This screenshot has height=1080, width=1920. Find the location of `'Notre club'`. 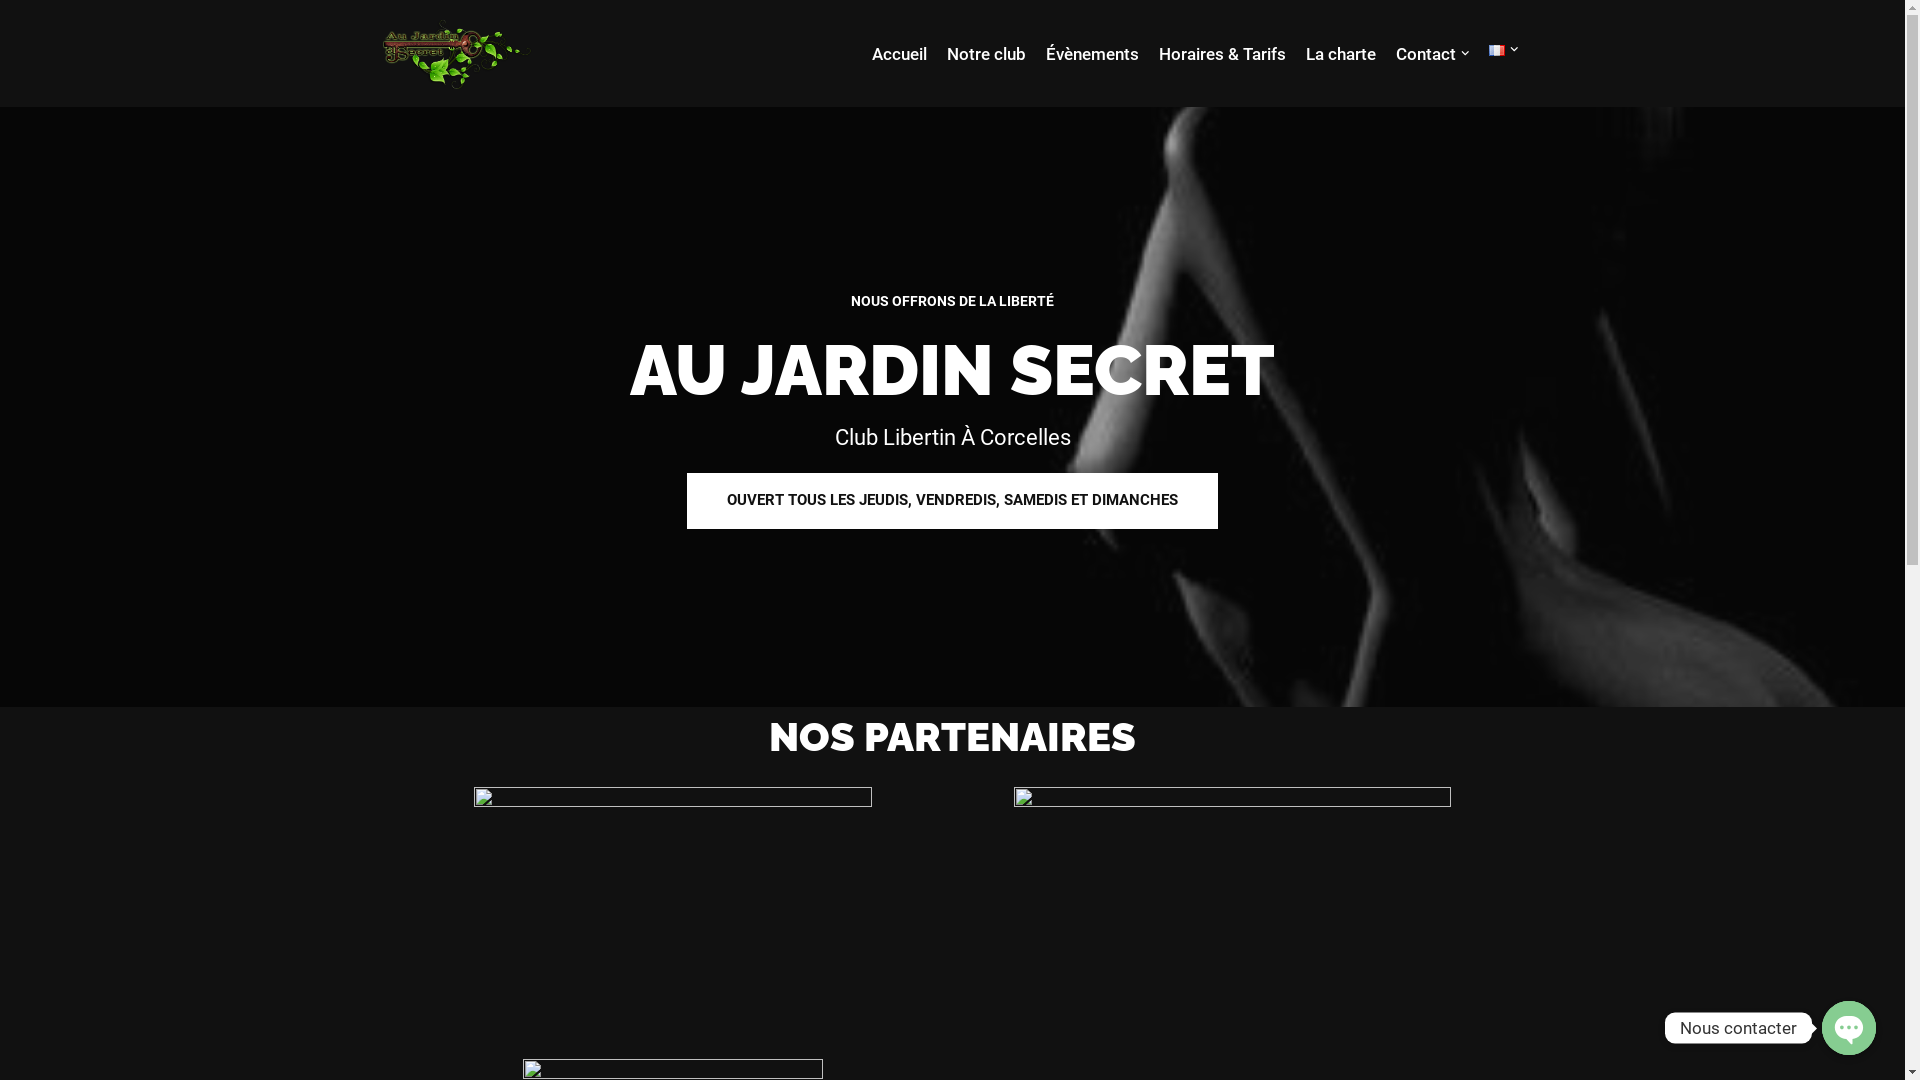

'Notre club' is located at coordinates (985, 53).